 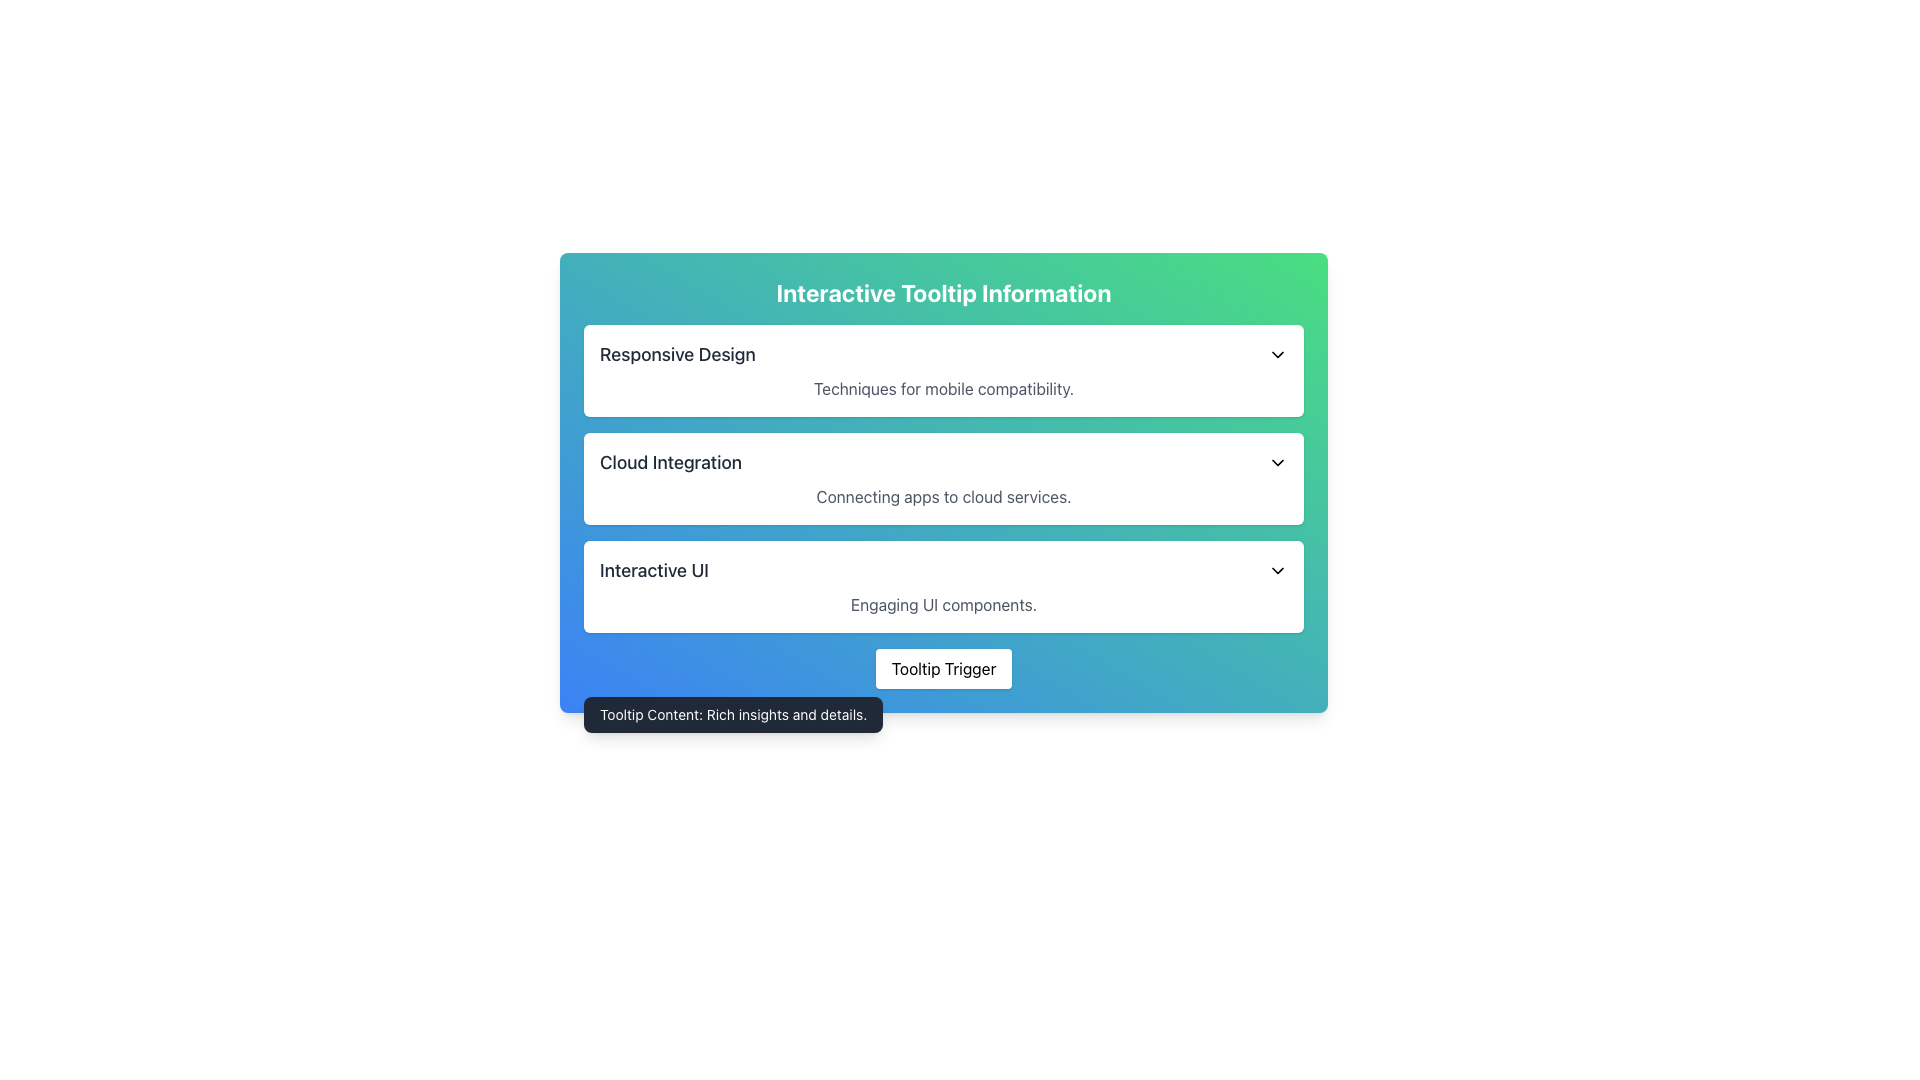 What do you see at coordinates (1276, 353) in the screenshot?
I see `the chevron icon that serves as a dropdown indicator for 'Responsive Design' to activate the tooltip` at bounding box center [1276, 353].